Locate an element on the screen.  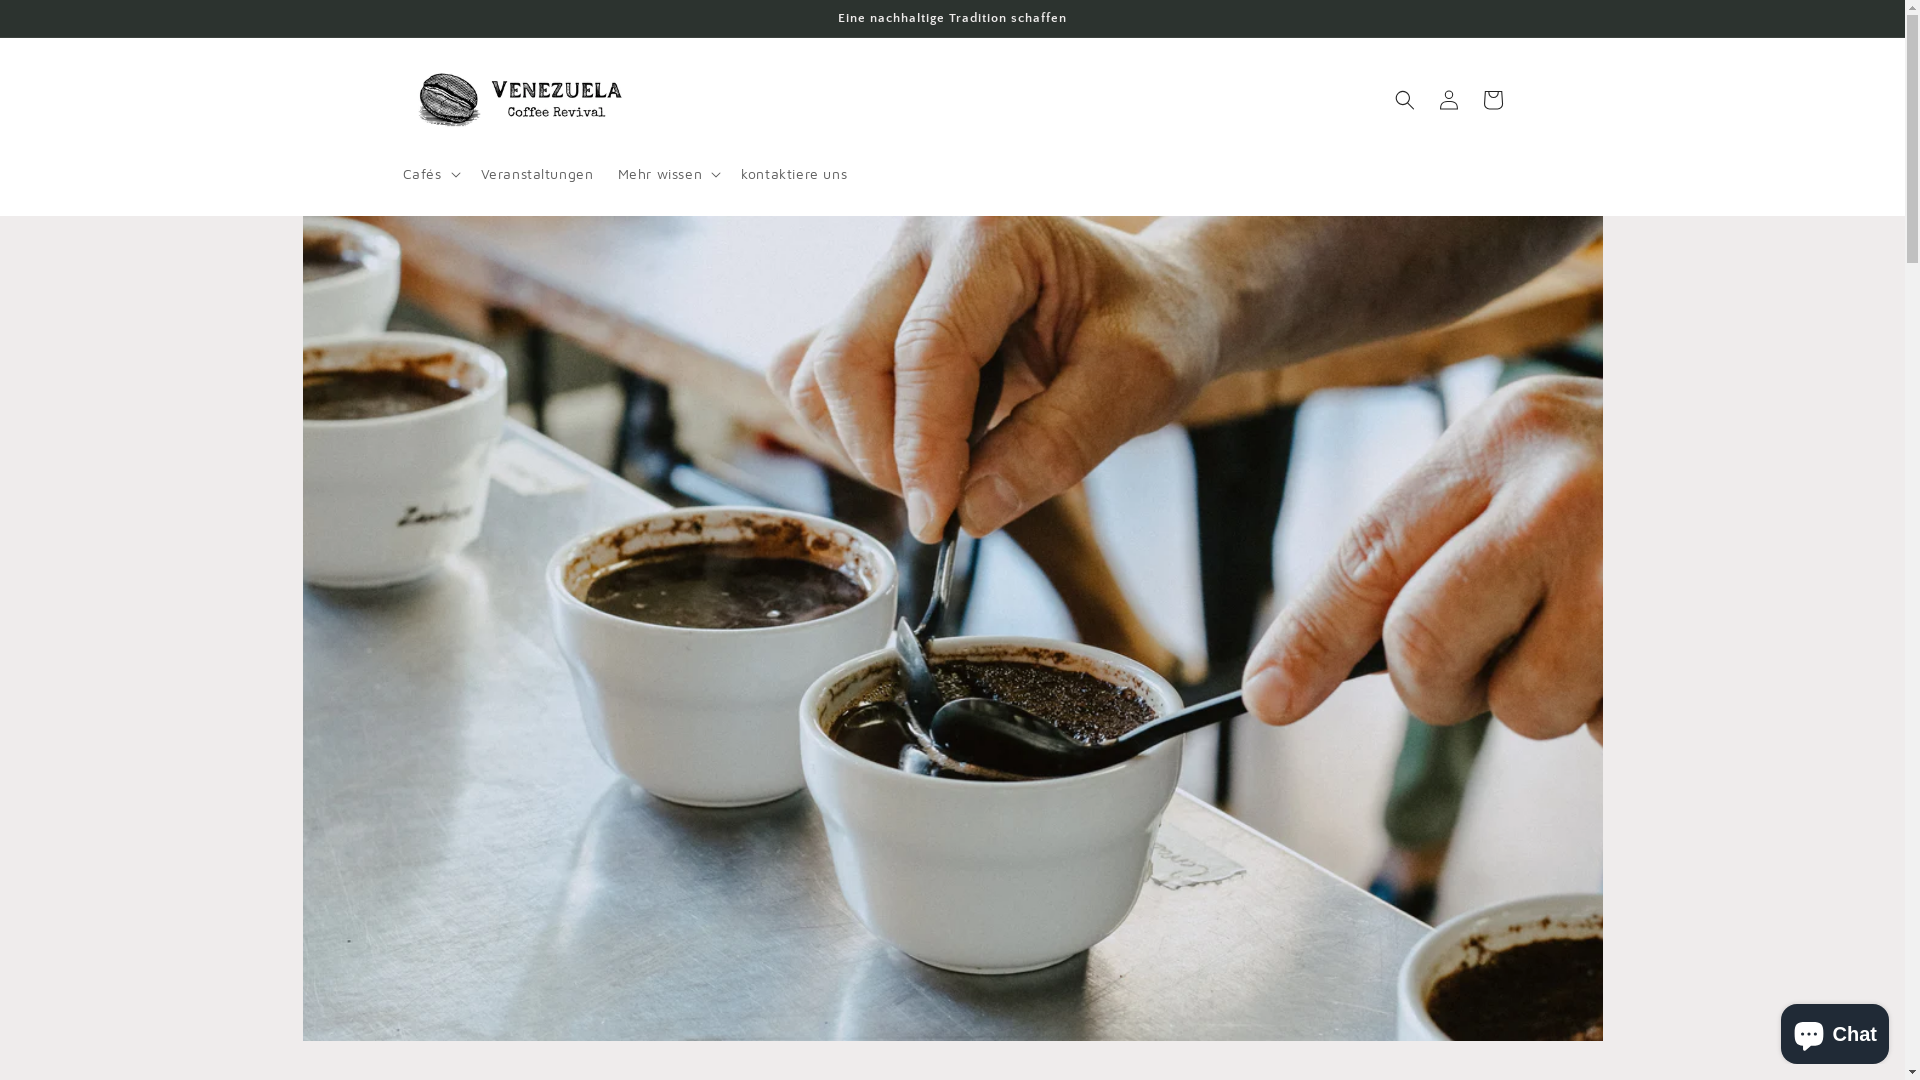
'kontaktiere uns' is located at coordinates (792, 172).